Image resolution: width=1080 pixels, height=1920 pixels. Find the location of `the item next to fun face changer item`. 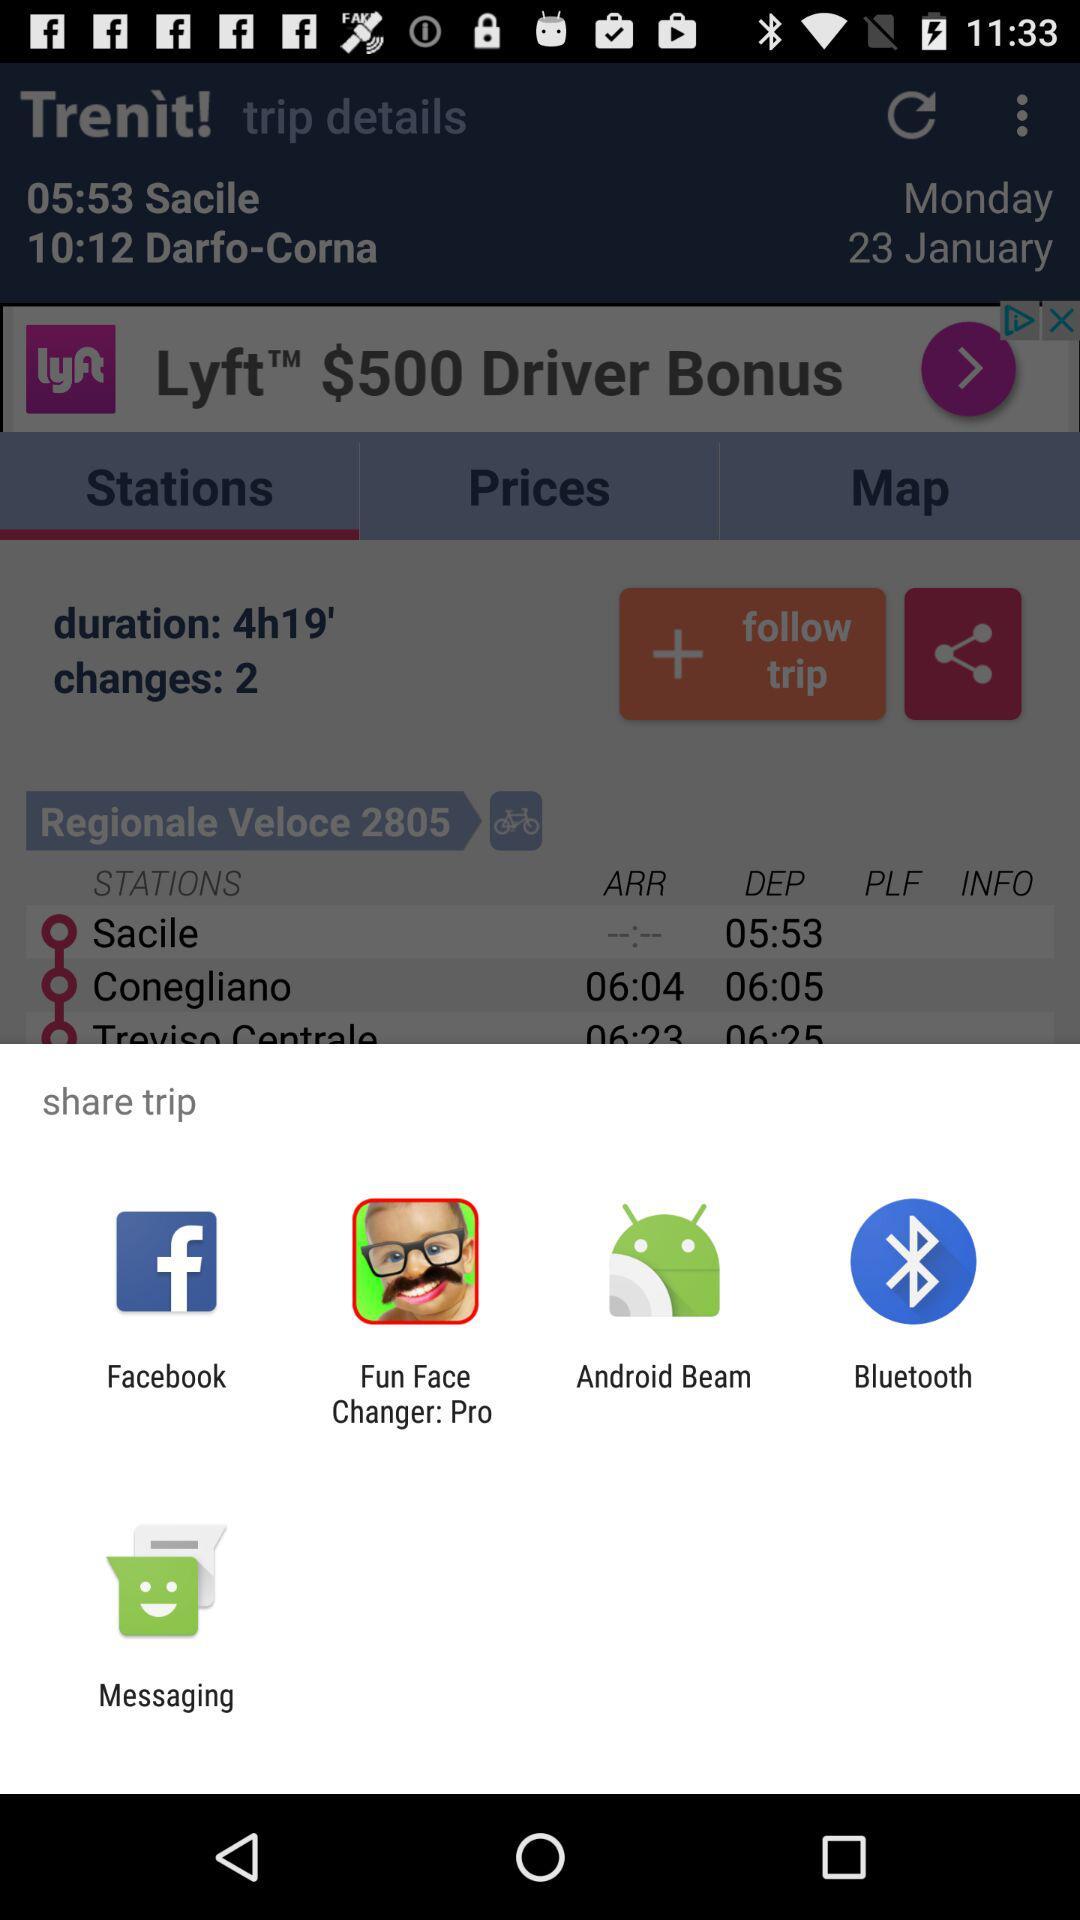

the item next to fun face changer item is located at coordinates (664, 1392).